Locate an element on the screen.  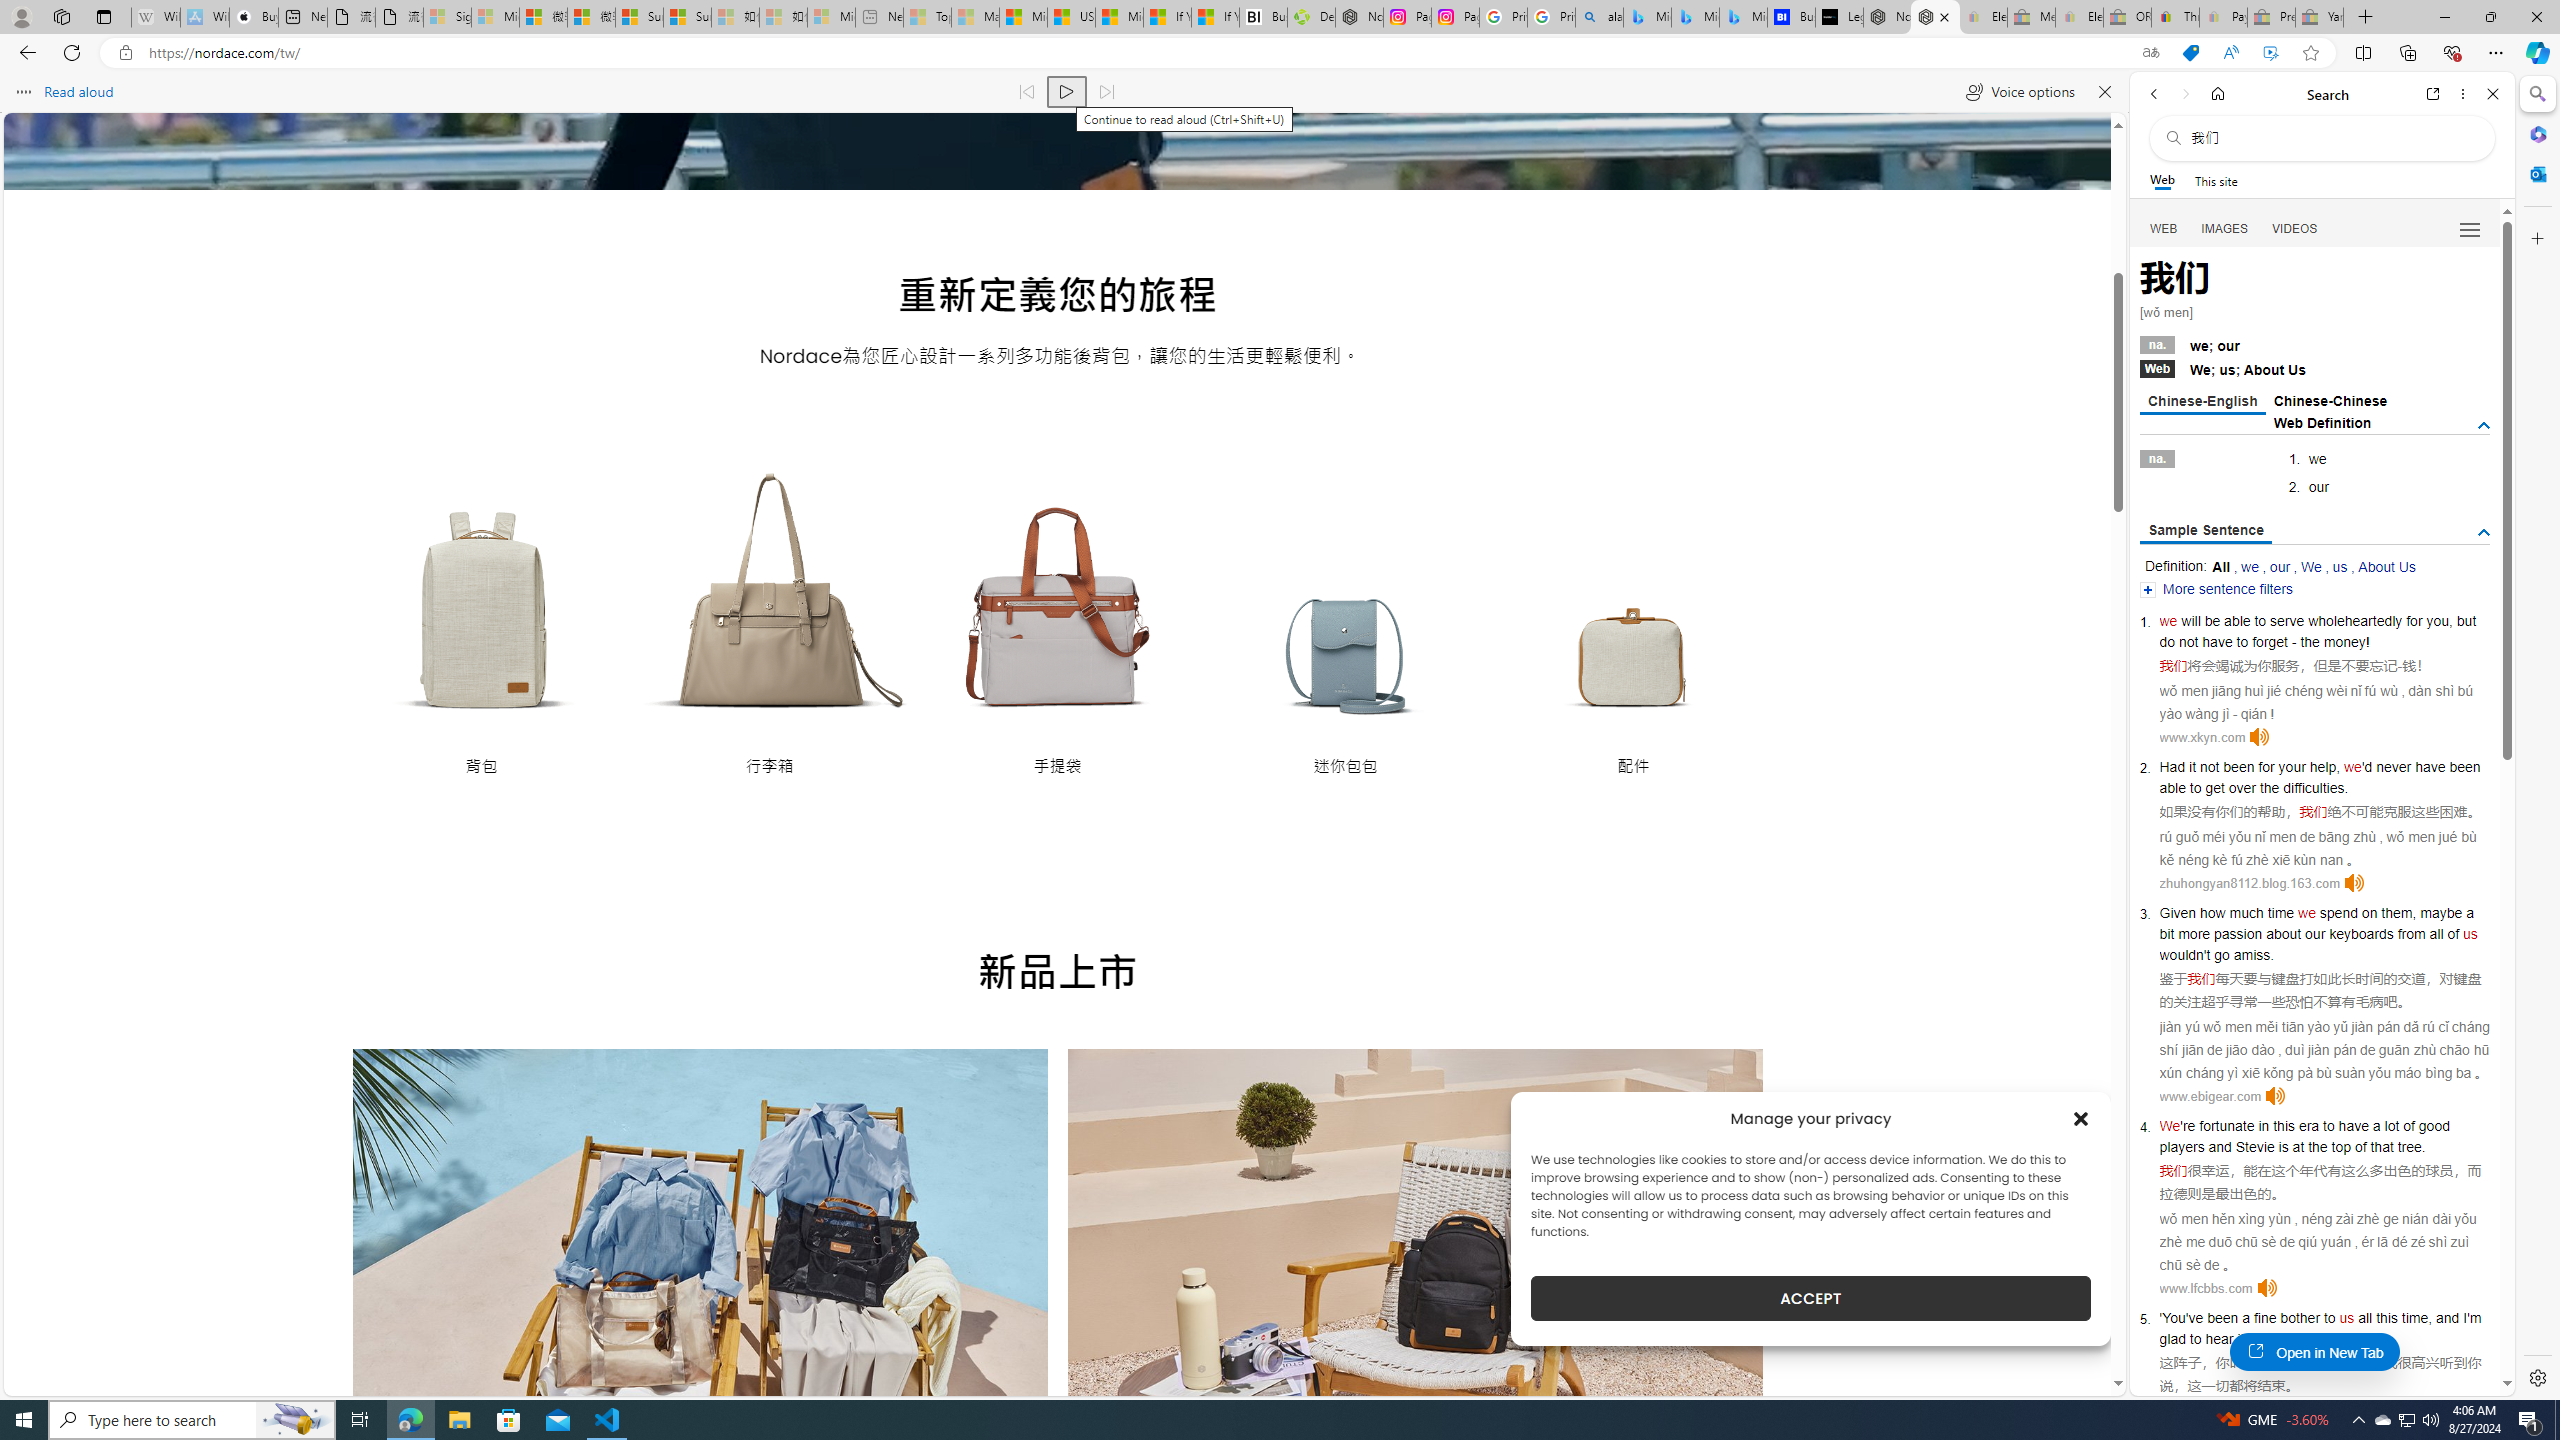
'but' is located at coordinates (2466, 620).